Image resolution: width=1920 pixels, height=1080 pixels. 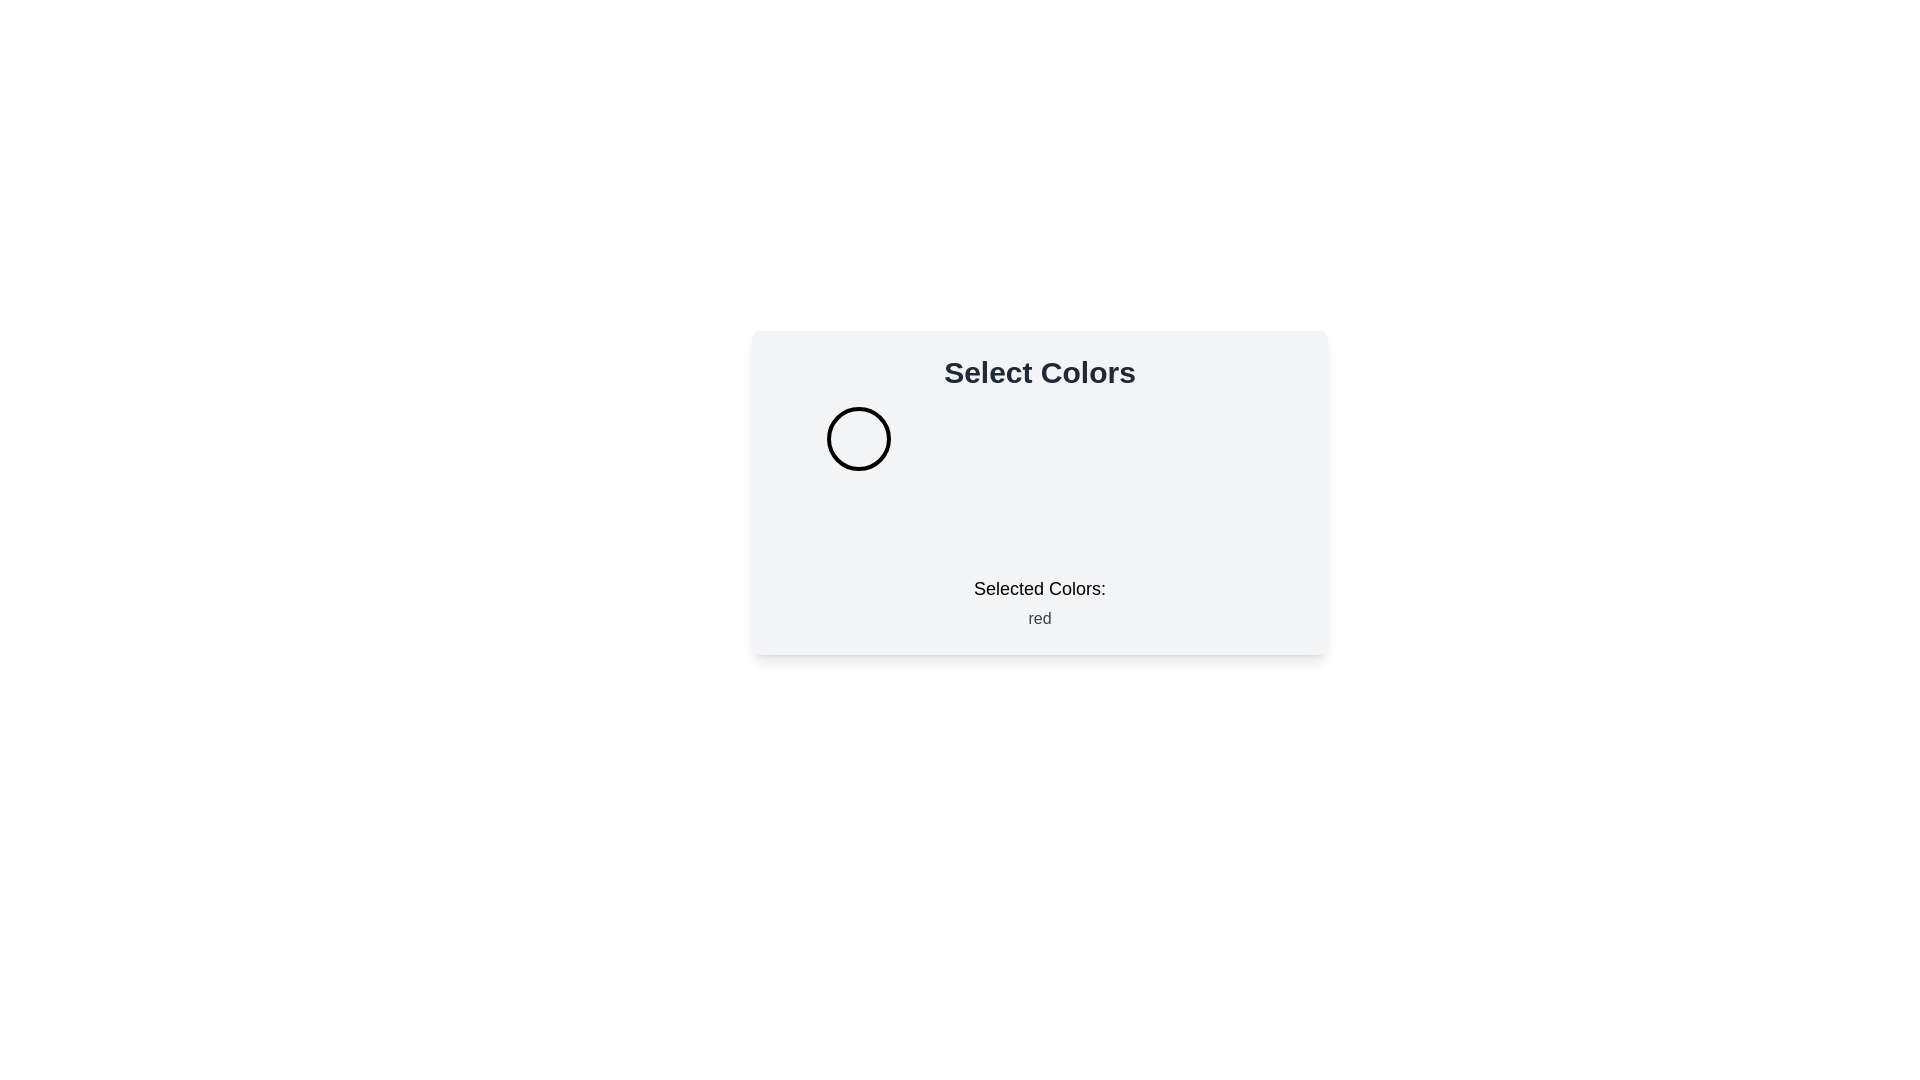 What do you see at coordinates (1040, 493) in the screenshot?
I see `the color button within the interactive area of the modal` at bounding box center [1040, 493].